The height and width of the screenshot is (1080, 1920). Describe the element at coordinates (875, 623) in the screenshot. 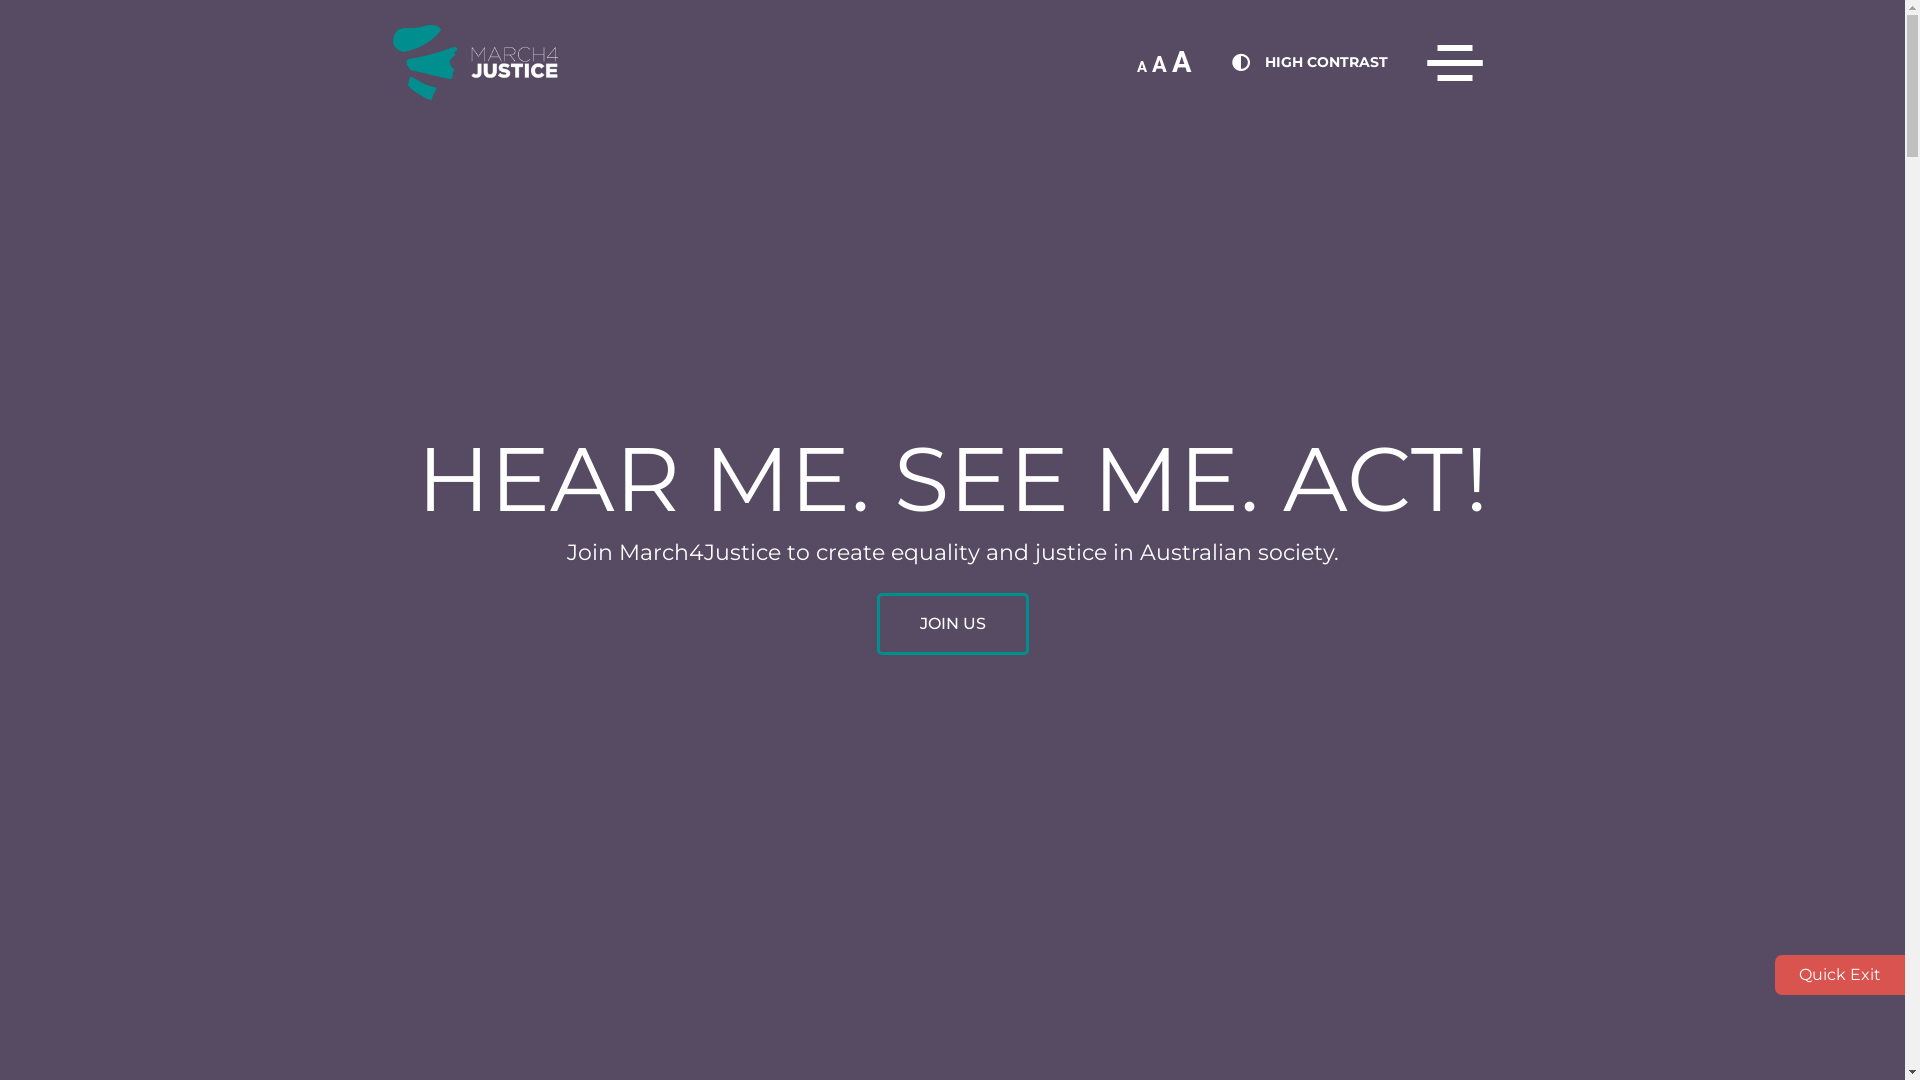

I see `'JOIN US'` at that location.